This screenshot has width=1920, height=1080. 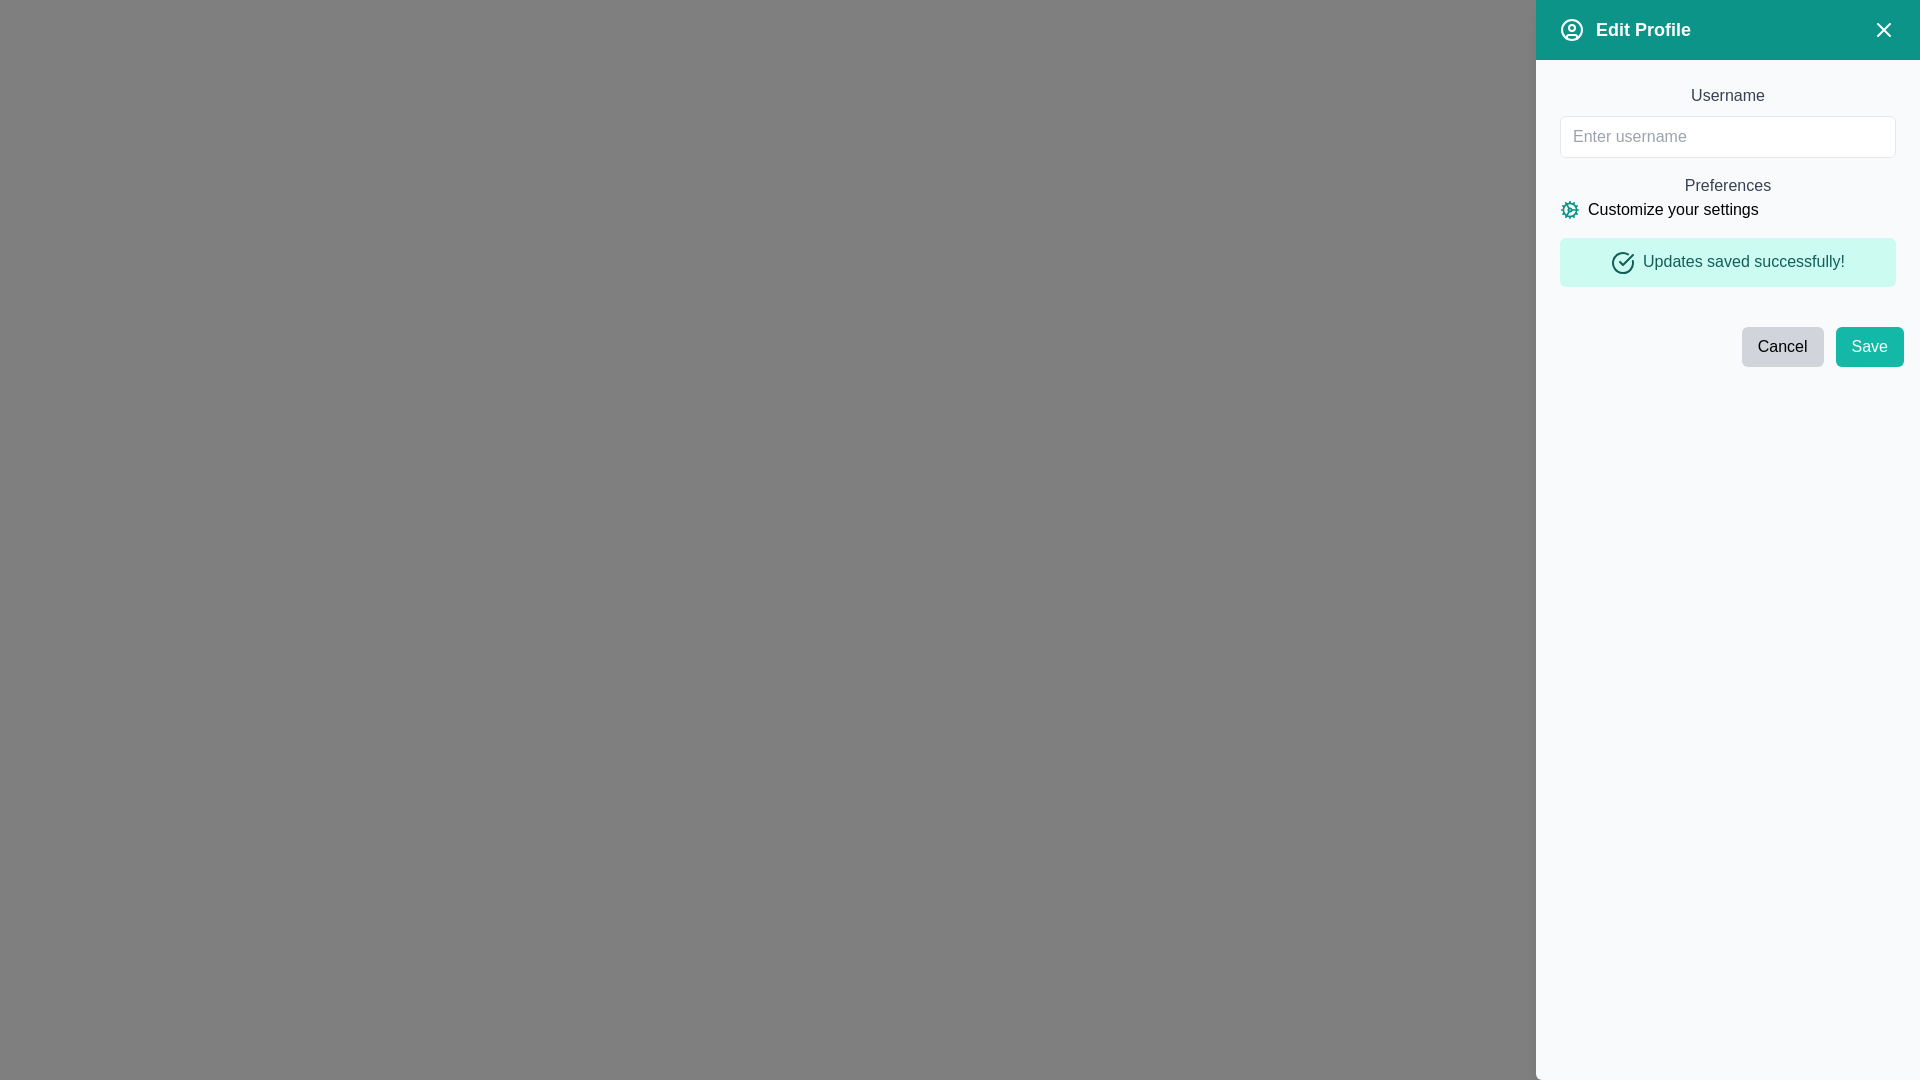 What do you see at coordinates (1727, 209) in the screenshot?
I see `the text with accompanying icon in the 'Preferences' block of the settings menu to modify user account settings or preferences` at bounding box center [1727, 209].